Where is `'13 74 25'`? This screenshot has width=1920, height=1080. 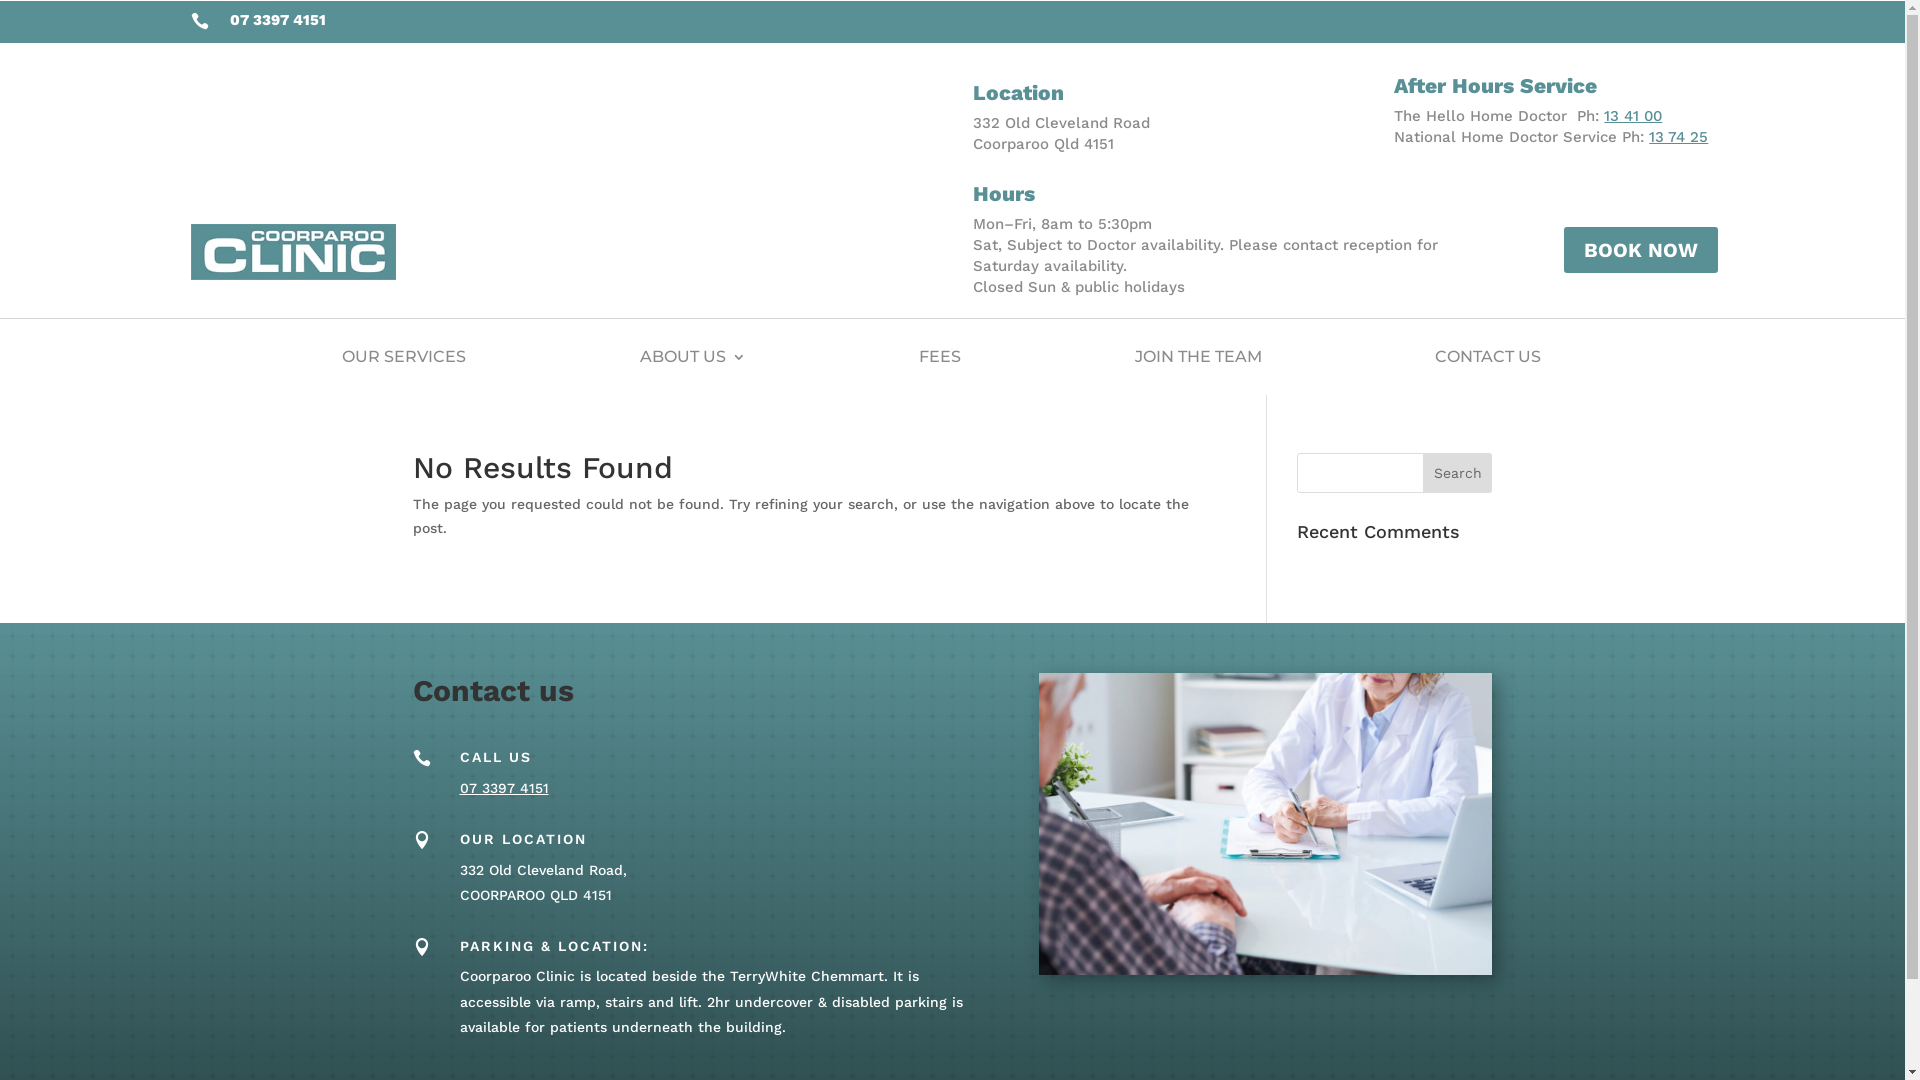 '13 74 25' is located at coordinates (1649, 136).